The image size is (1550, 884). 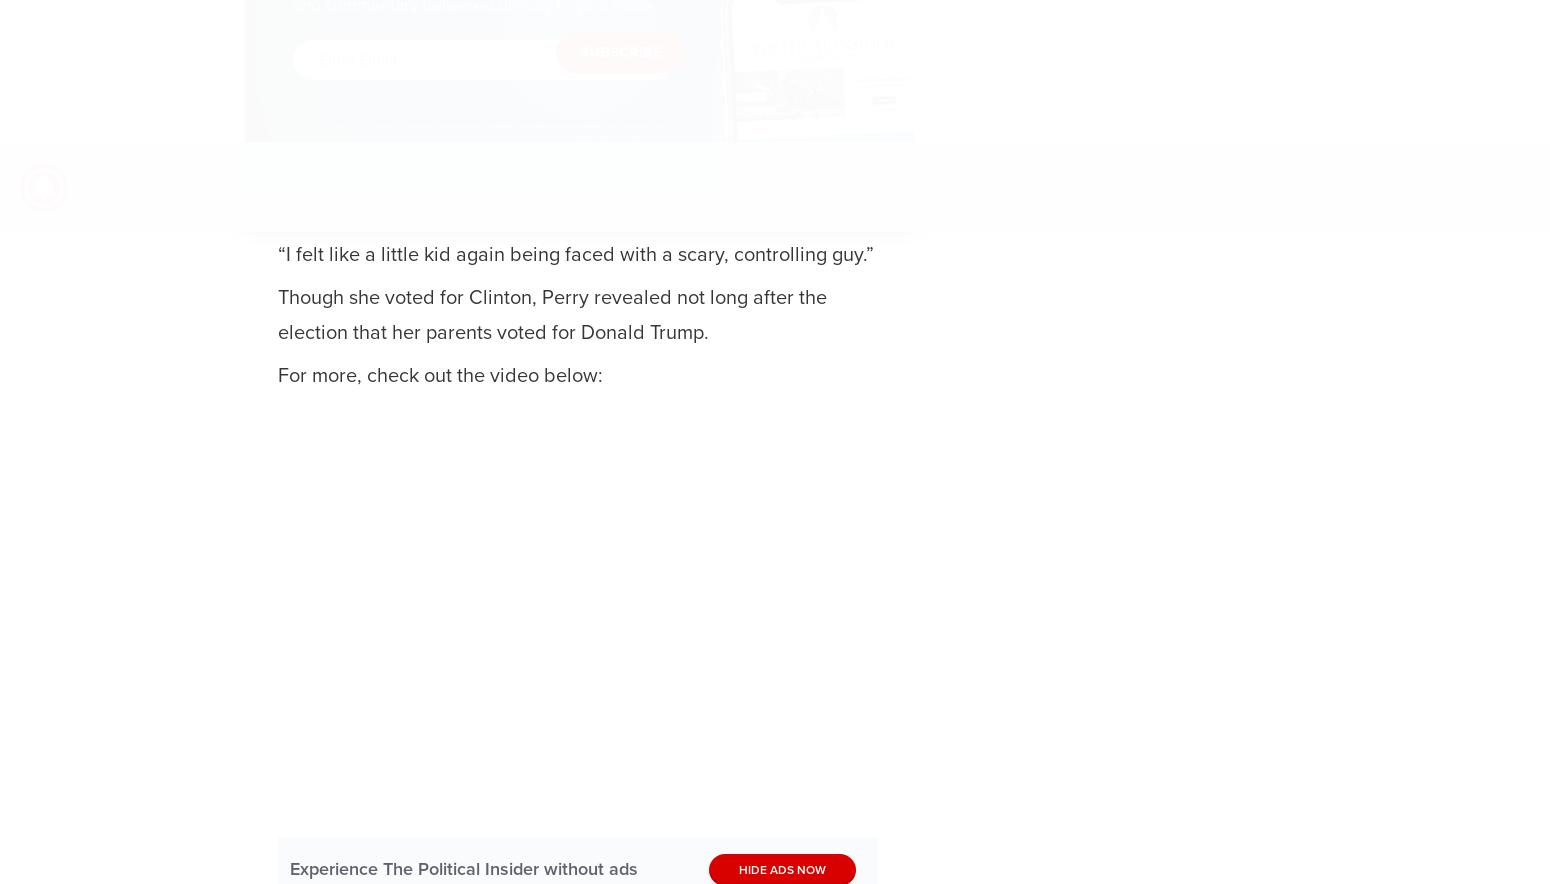 I want to click on 'terms and conditions', so click(x=477, y=137).